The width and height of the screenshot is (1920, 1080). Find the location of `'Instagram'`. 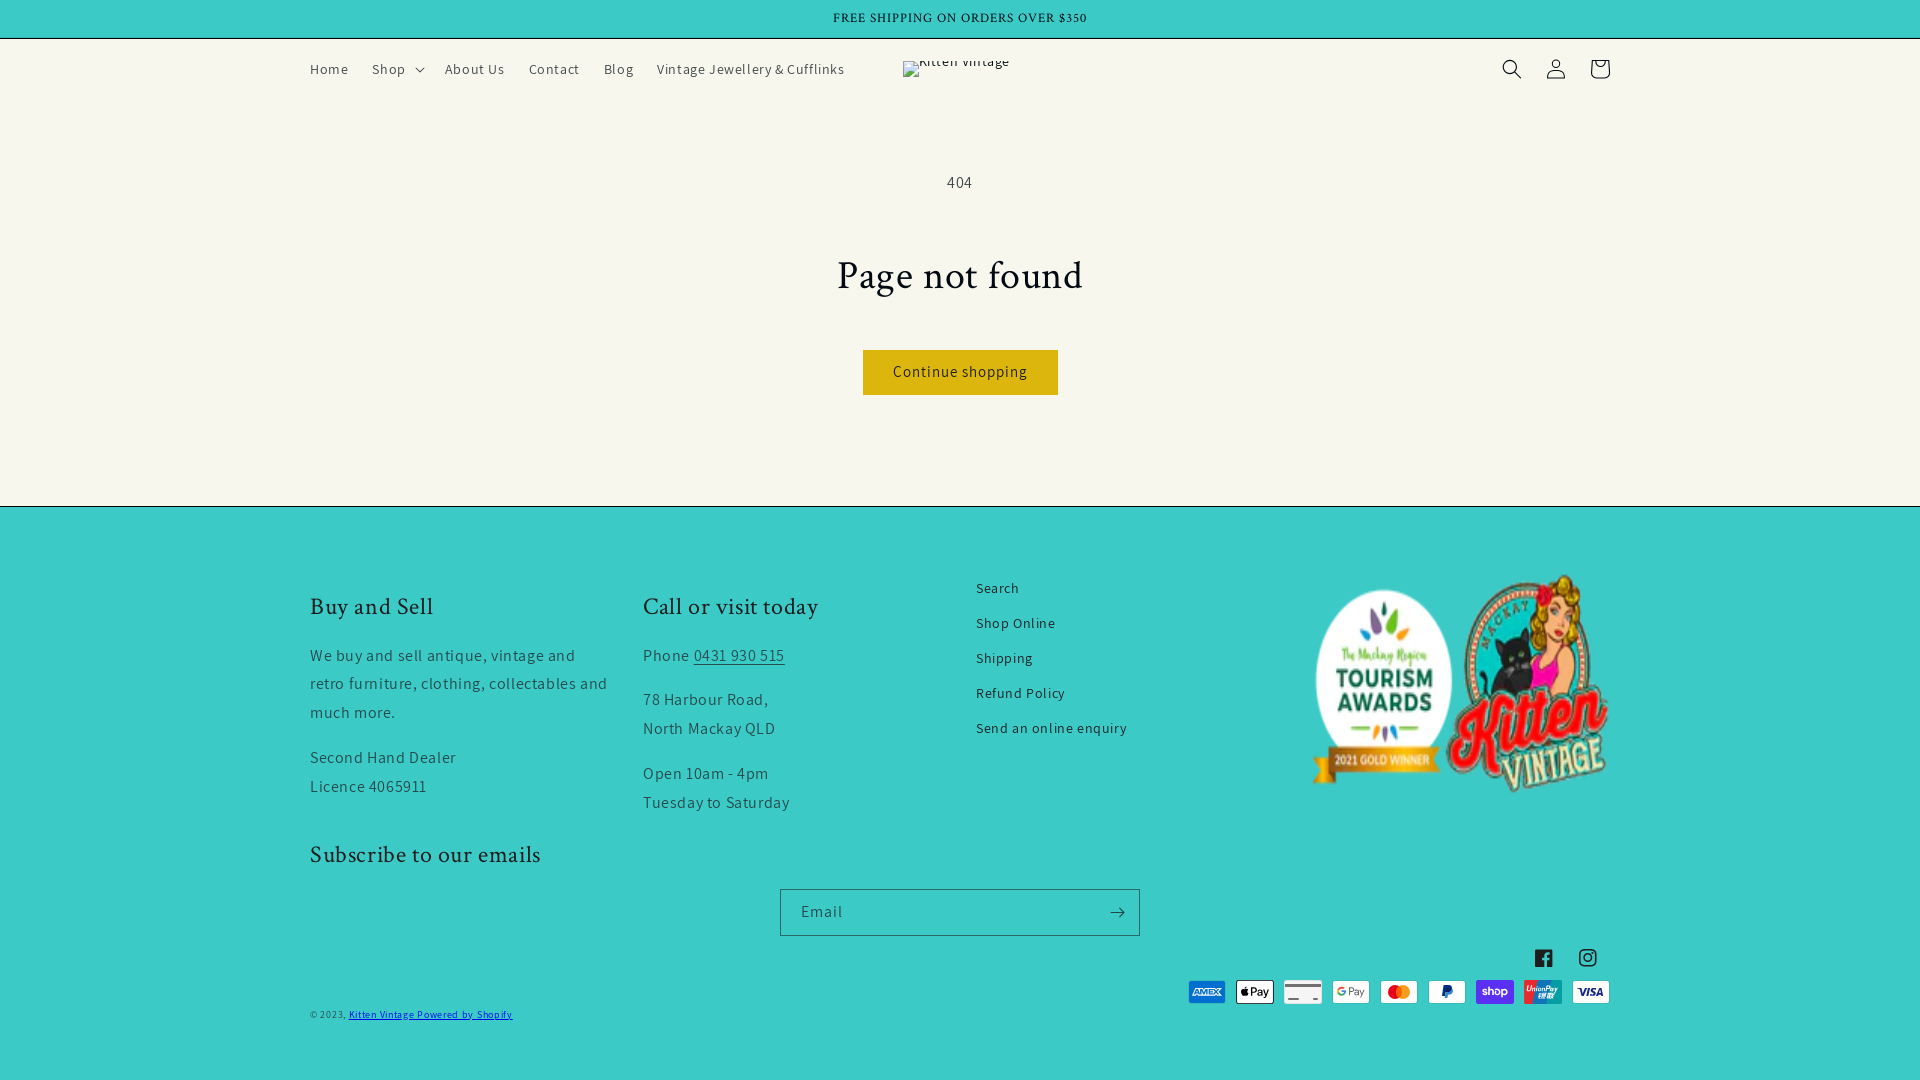

'Instagram' is located at coordinates (1587, 956).